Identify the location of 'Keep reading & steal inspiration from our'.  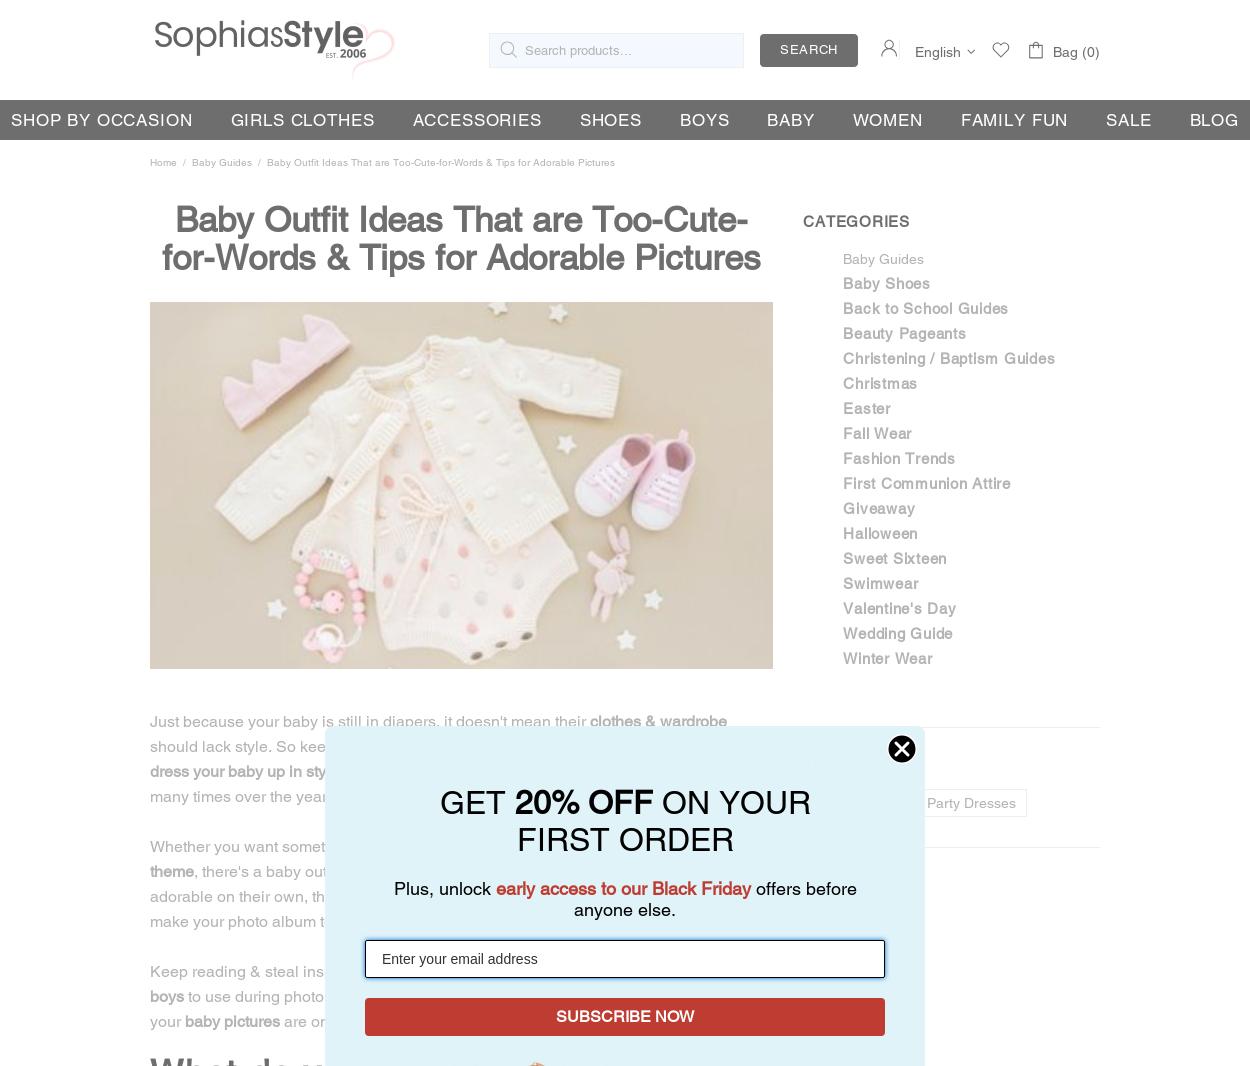
(296, 970).